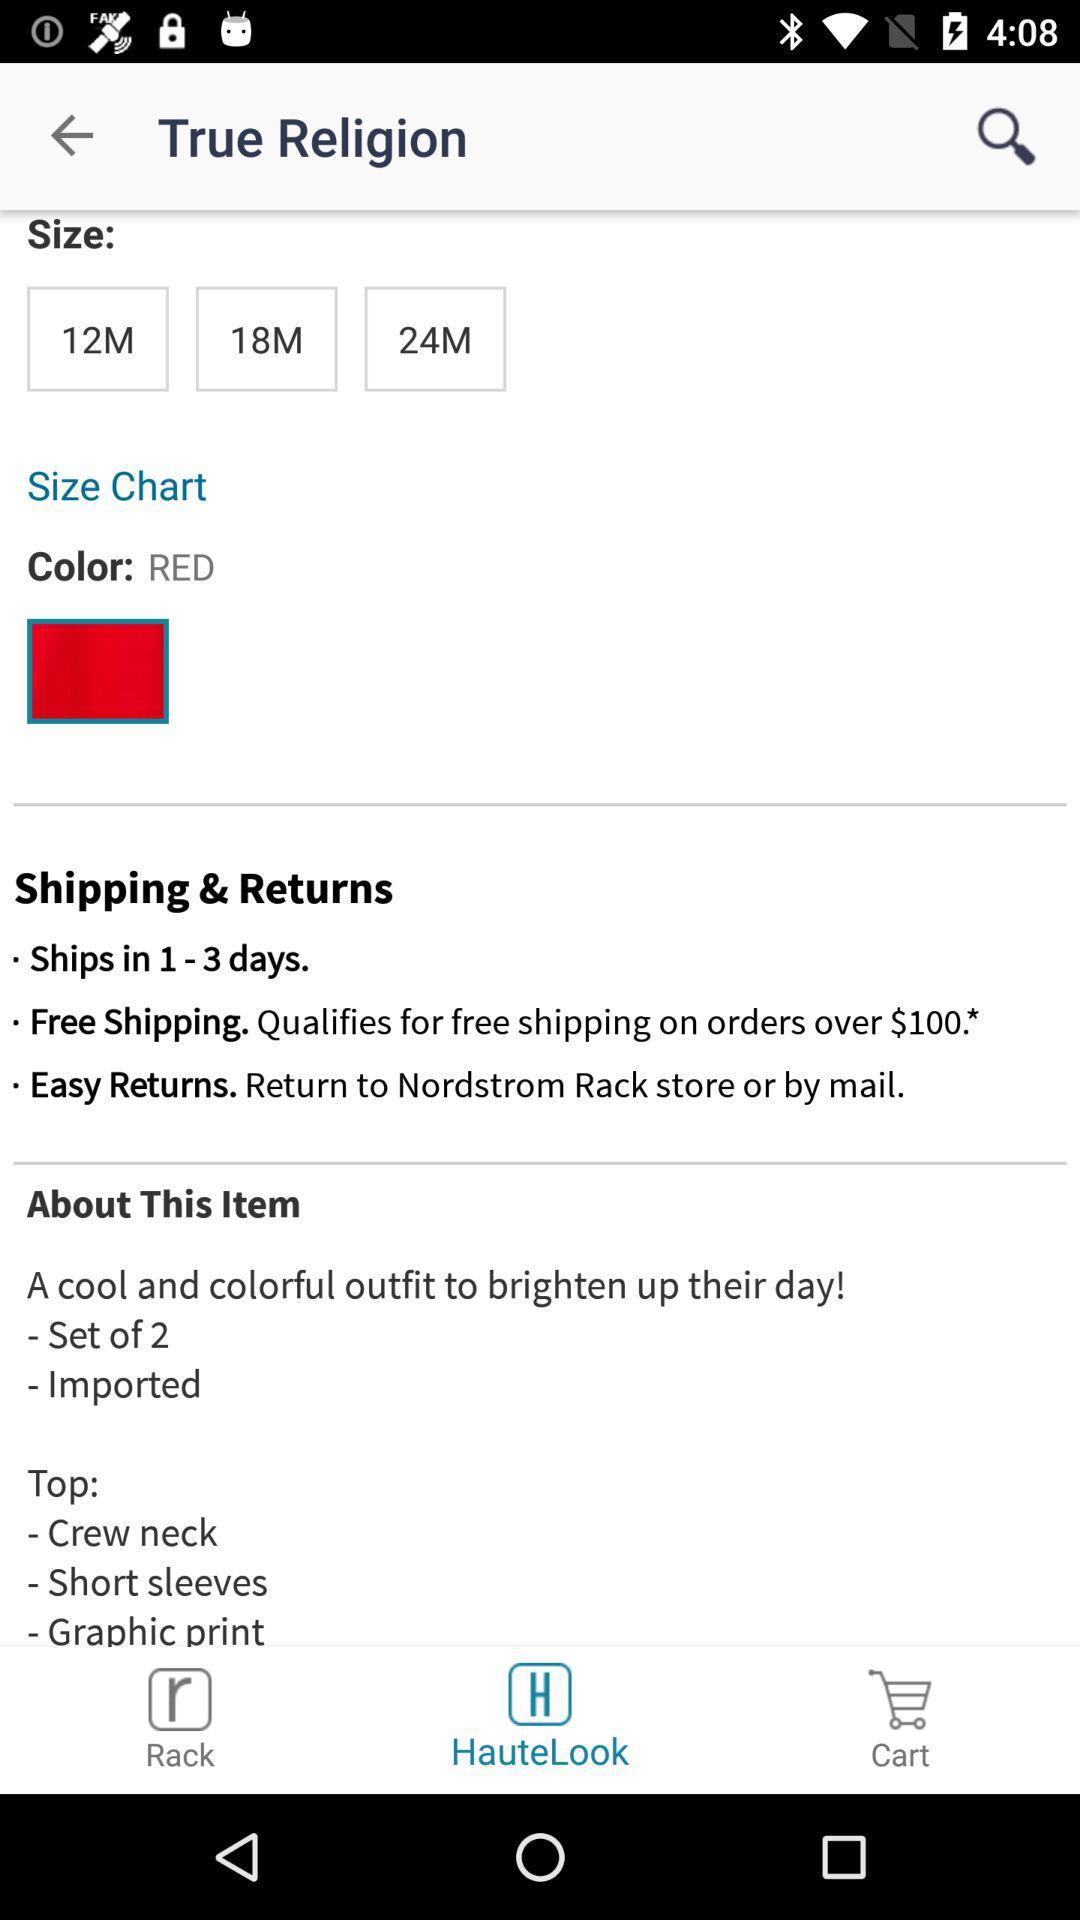  Describe the element at coordinates (434, 339) in the screenshot. I see `icon to the right of the 18m` at that location.